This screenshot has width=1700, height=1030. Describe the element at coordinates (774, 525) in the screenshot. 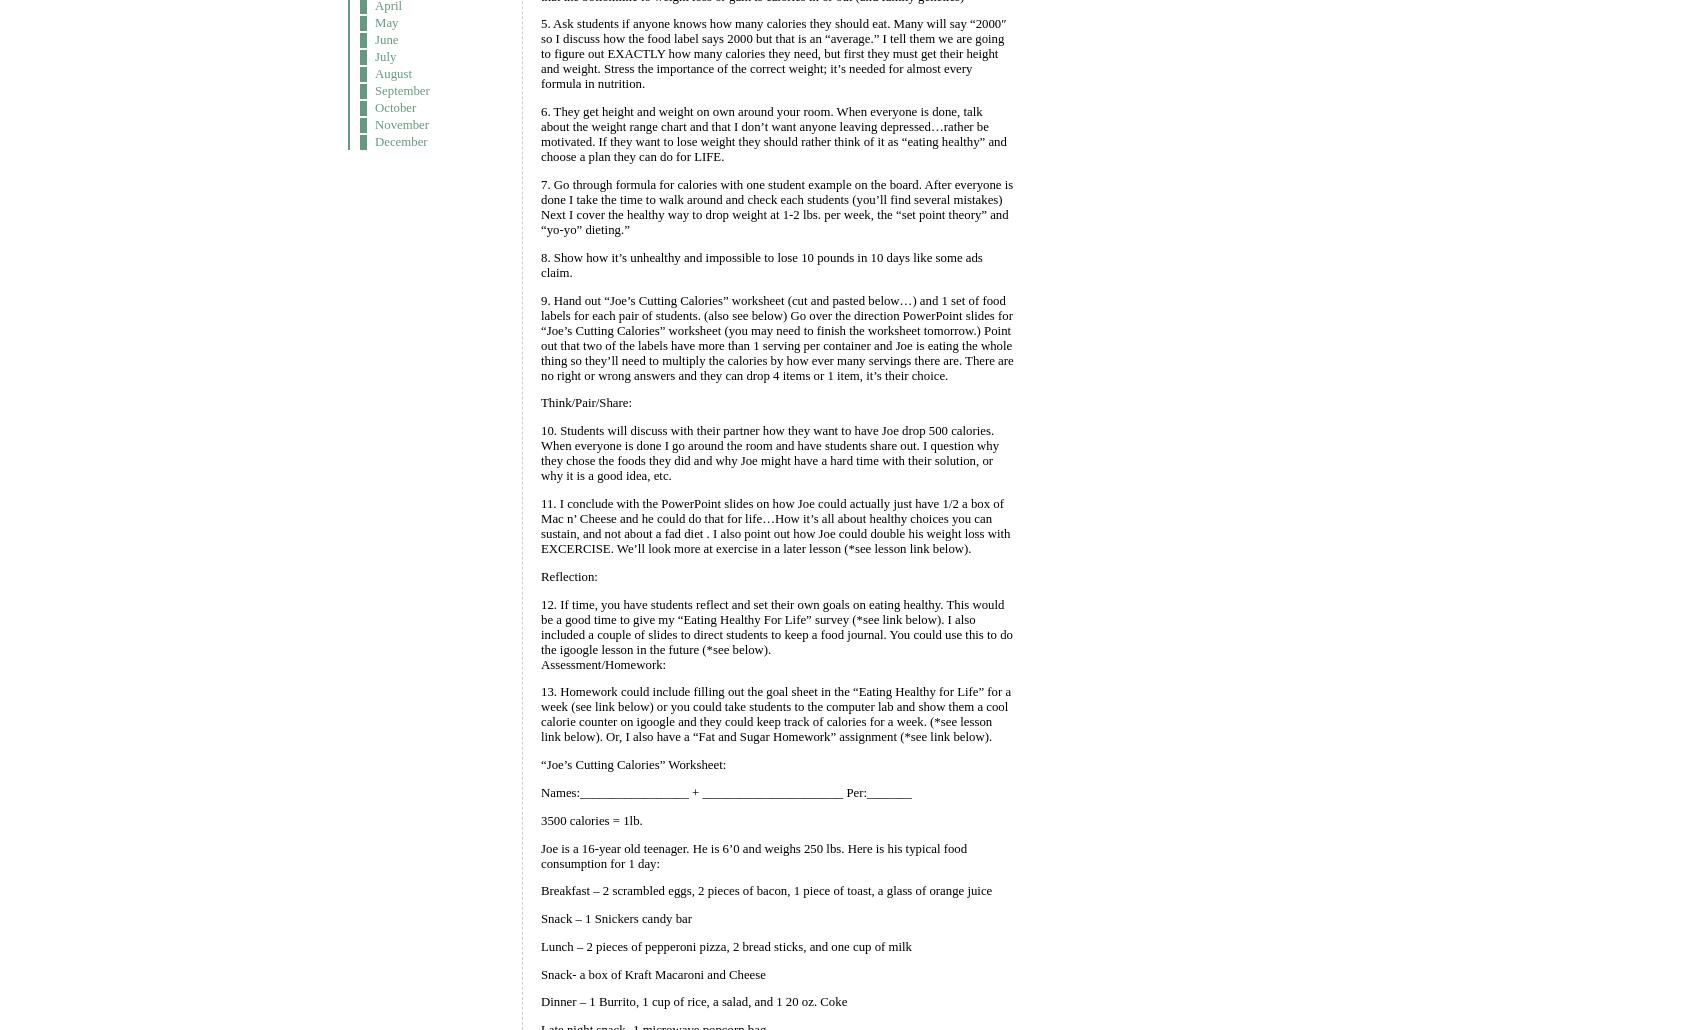

I see `'11. I conclude with the PowerPoint slides on how Joe could actually just have 1/2 a box of Mac n’ Cheese and he could do that for life…How it’s all about healthy choices you can sustain, and not about a fad diet . I also point out how Joe could double his weight loss with EXCERCISE. We’ll look more at exercise in a later lesson (*see lesson link below).'` at that location.